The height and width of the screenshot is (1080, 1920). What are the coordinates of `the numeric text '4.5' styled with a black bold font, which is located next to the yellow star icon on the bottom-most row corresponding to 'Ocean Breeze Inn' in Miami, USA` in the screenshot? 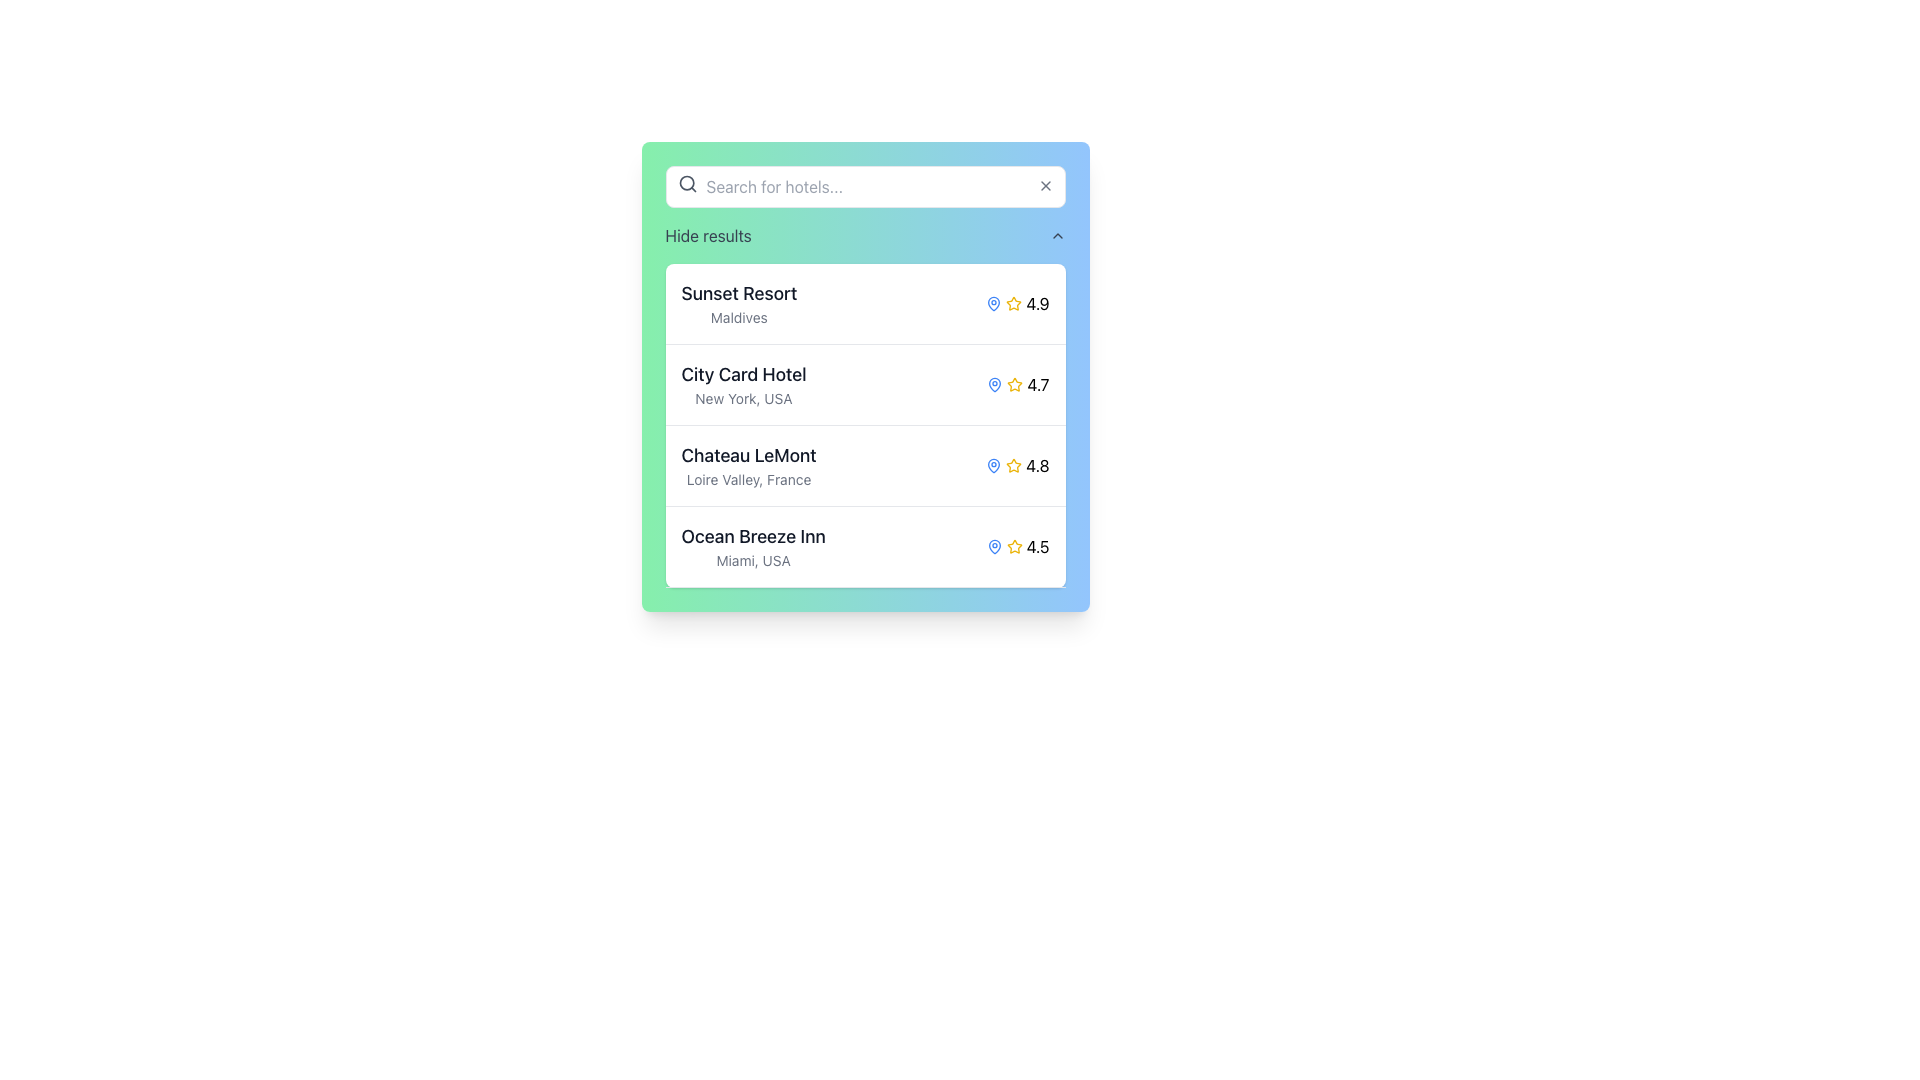 It's located at (1037, 547).